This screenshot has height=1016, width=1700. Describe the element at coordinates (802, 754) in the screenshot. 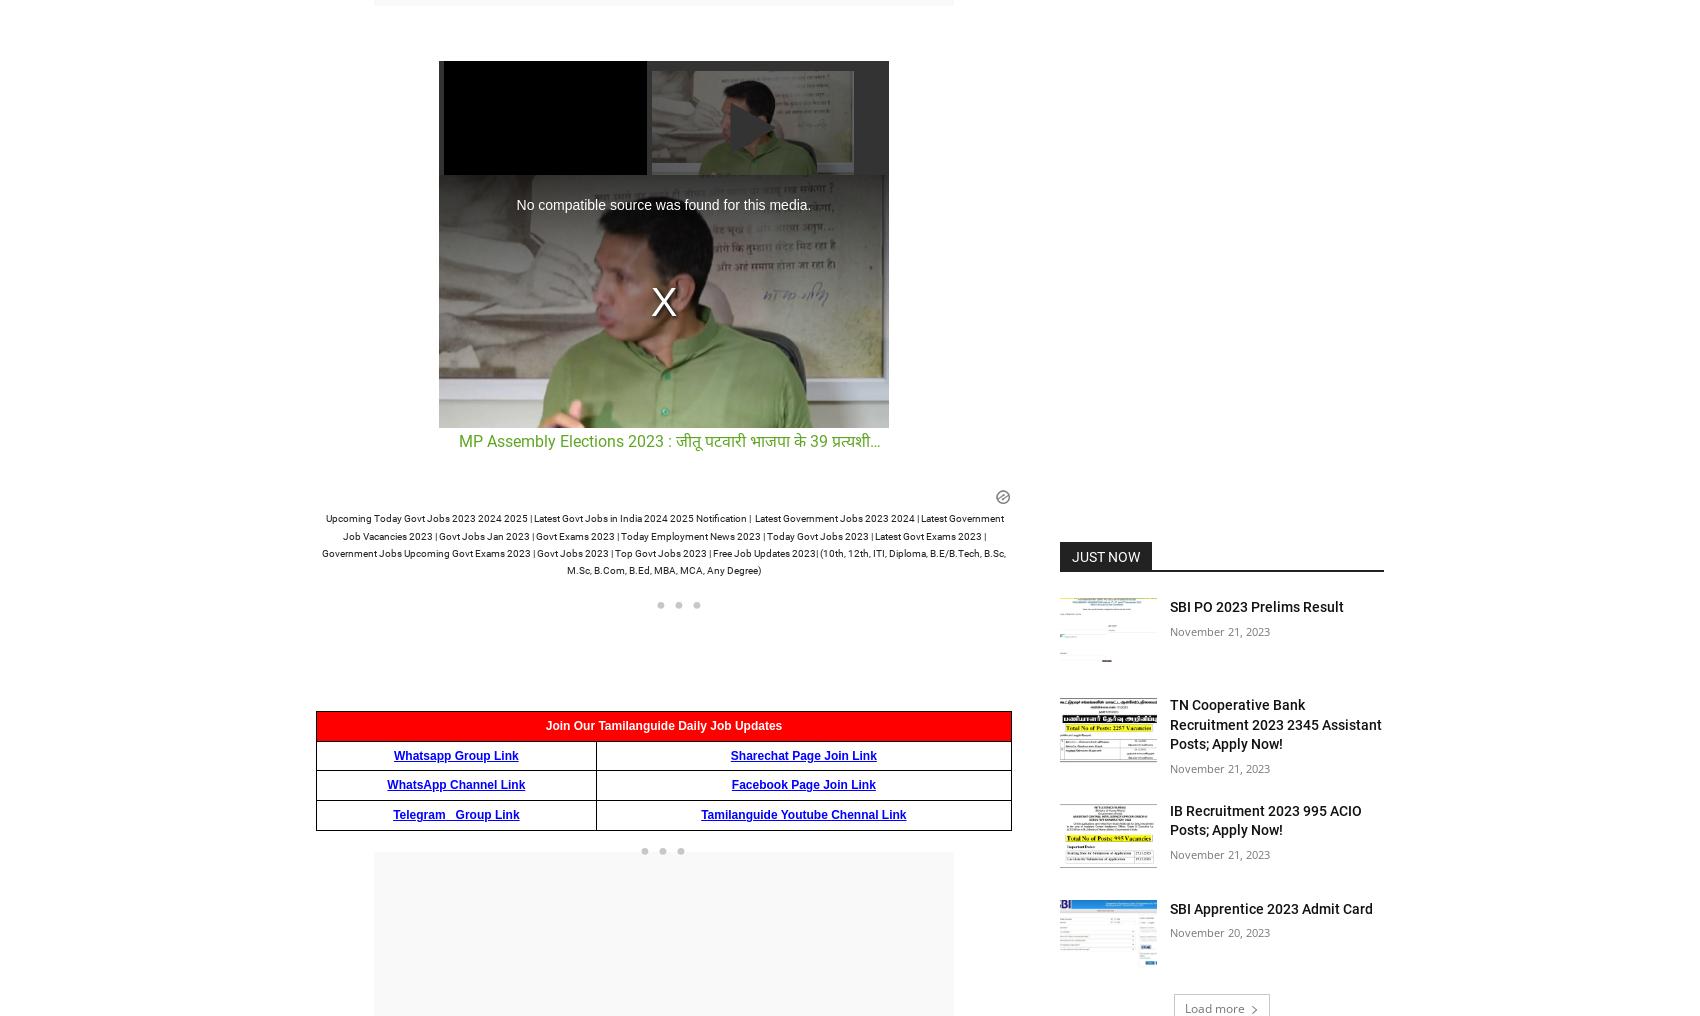

I see `'Sharechat Page Join Link'` at that location.